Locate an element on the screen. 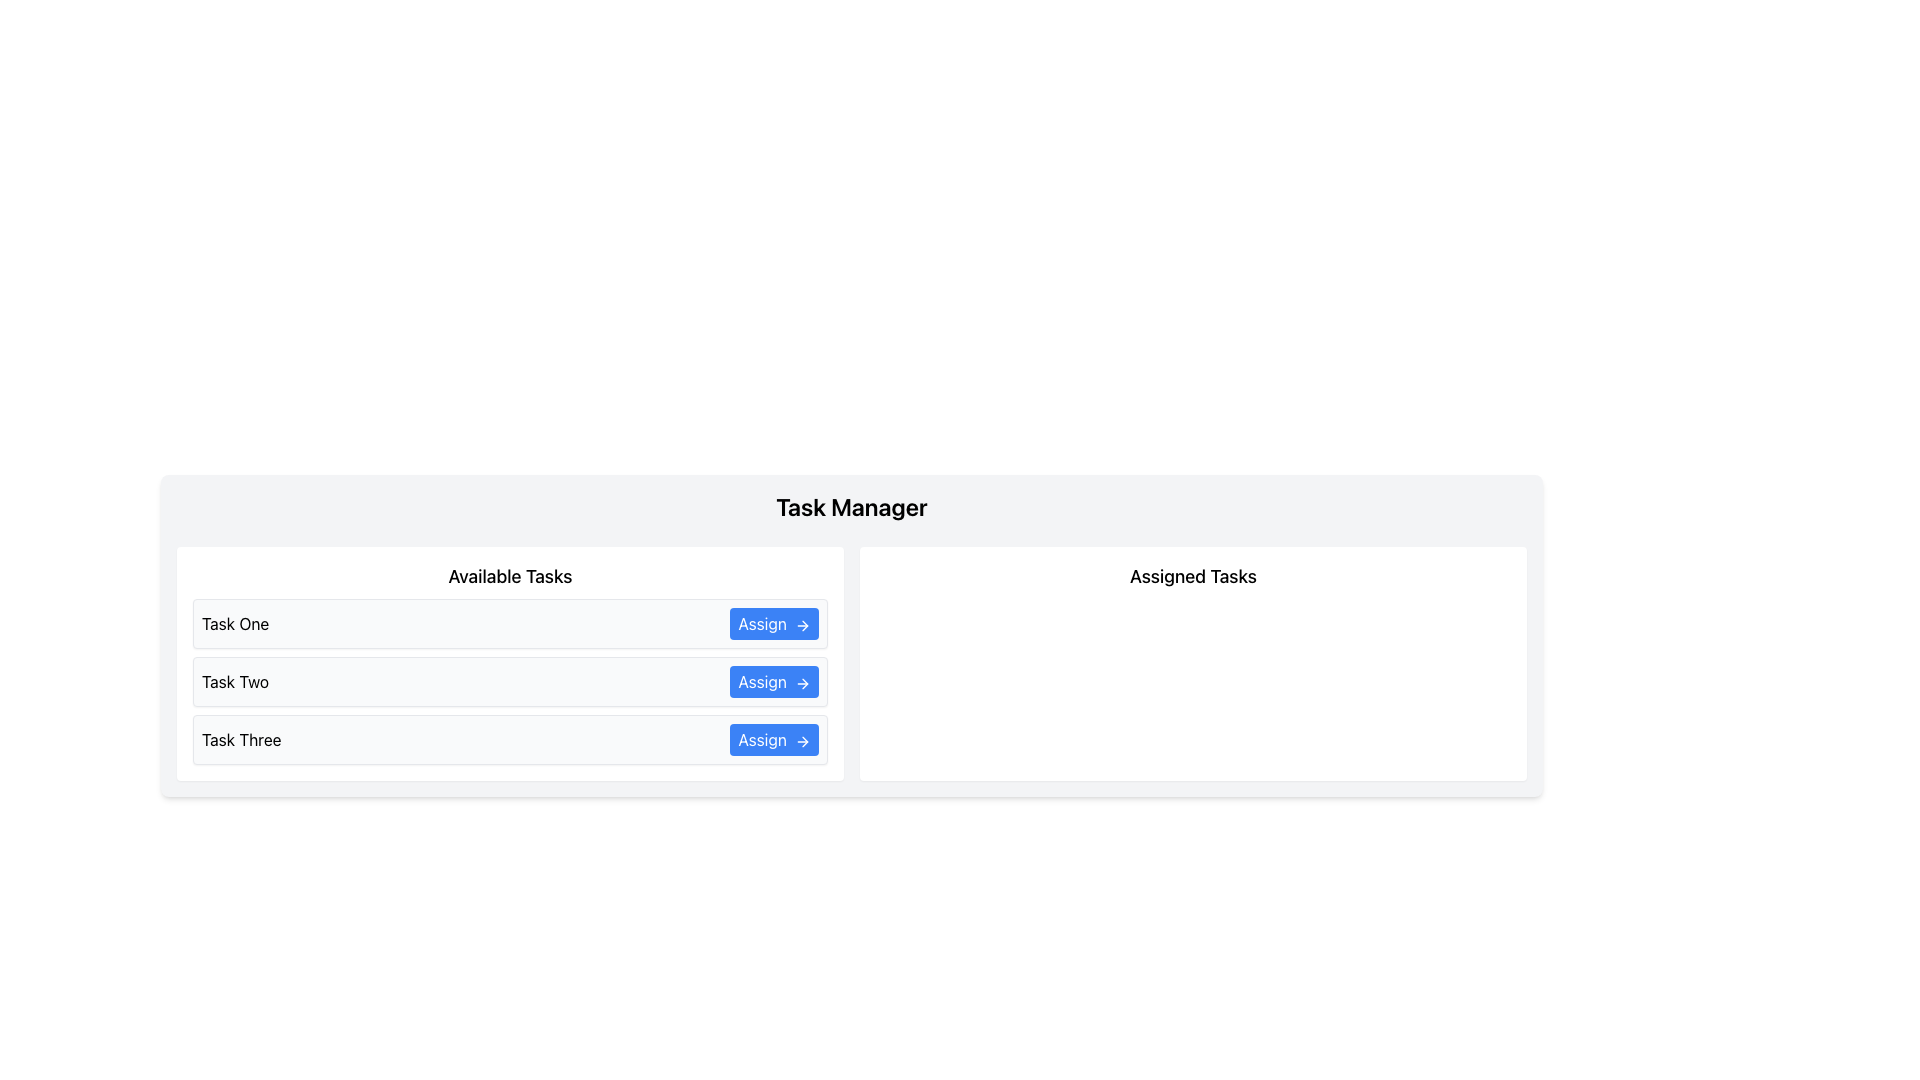 Image resolution: width=1920 pixels, height=1080 pixels. the right-facing arrow icon located at the far-right end of the 'Assign' button in the third row of task items under 'Available Tasks' is located at coordinates (802, 740).